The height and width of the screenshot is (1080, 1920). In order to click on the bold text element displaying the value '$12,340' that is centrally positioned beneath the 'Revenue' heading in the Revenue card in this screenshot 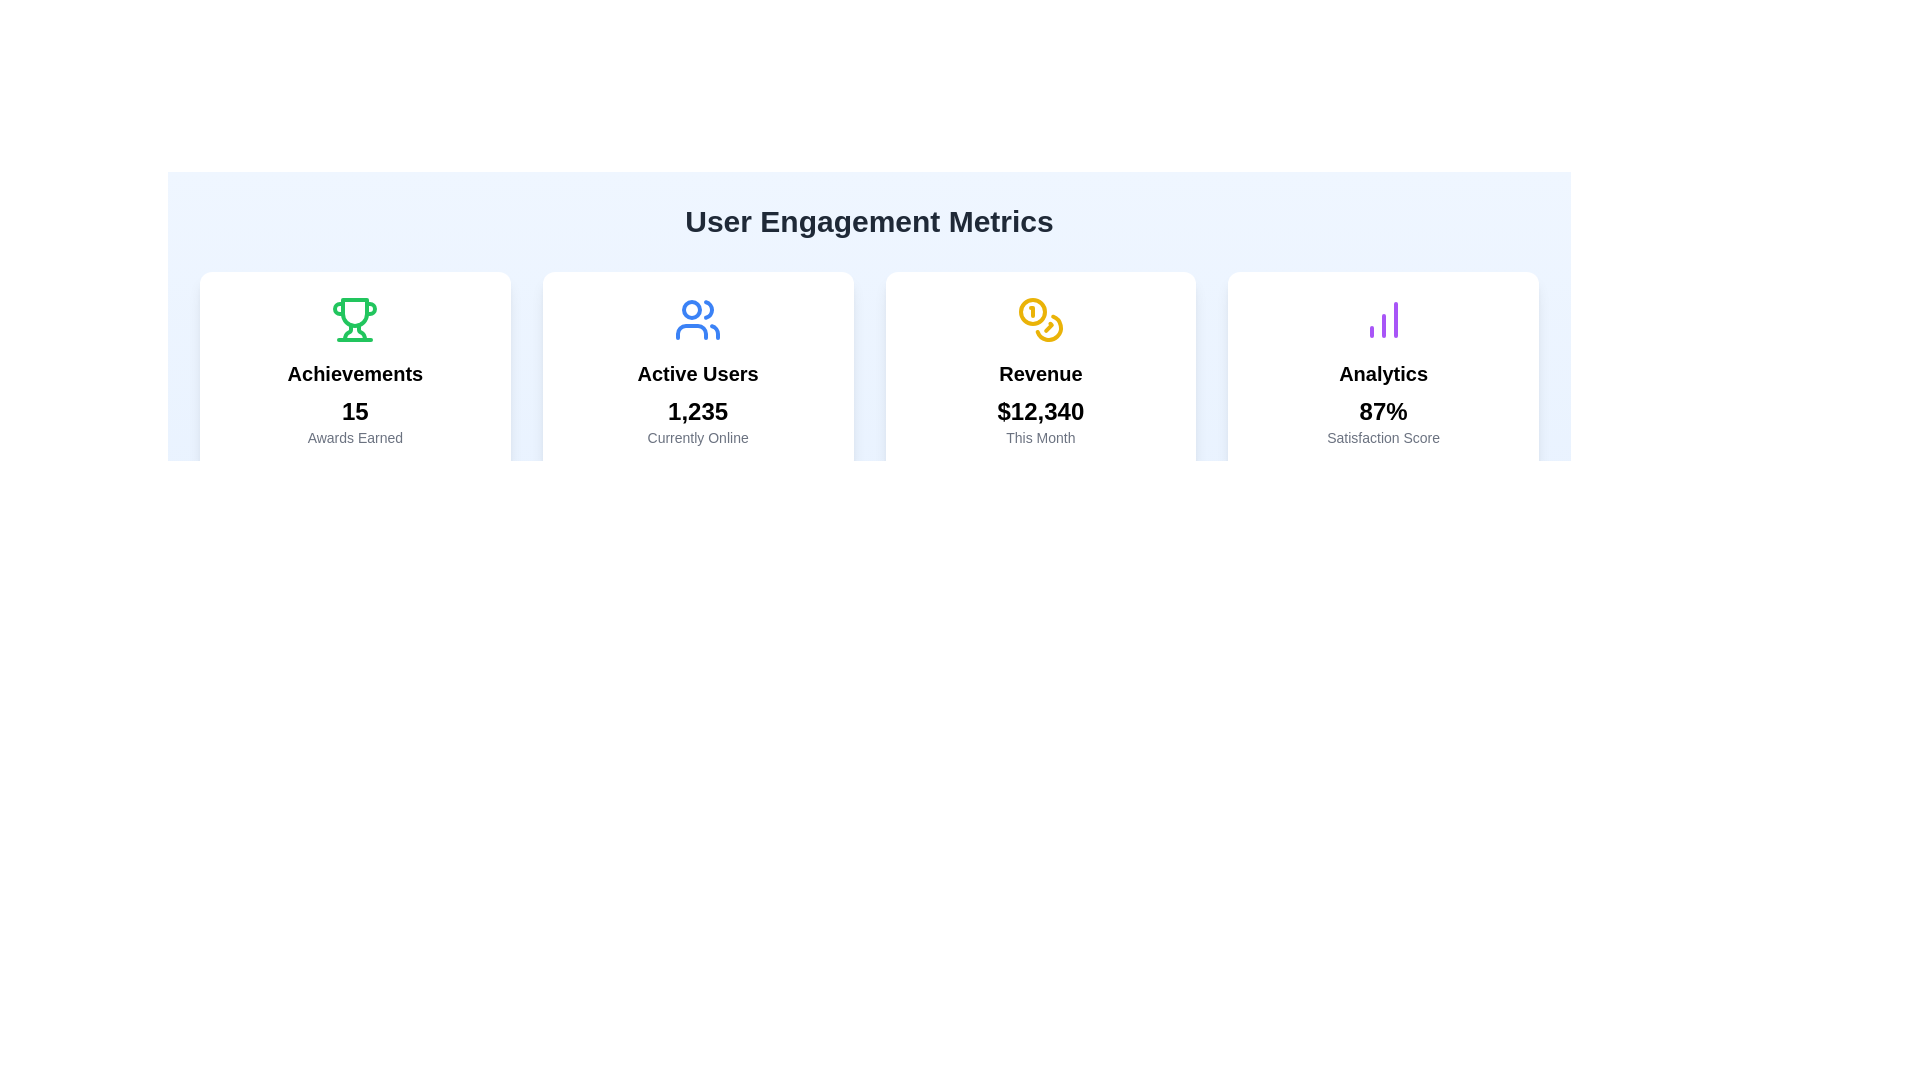, I will do `click(1040, 411)`.